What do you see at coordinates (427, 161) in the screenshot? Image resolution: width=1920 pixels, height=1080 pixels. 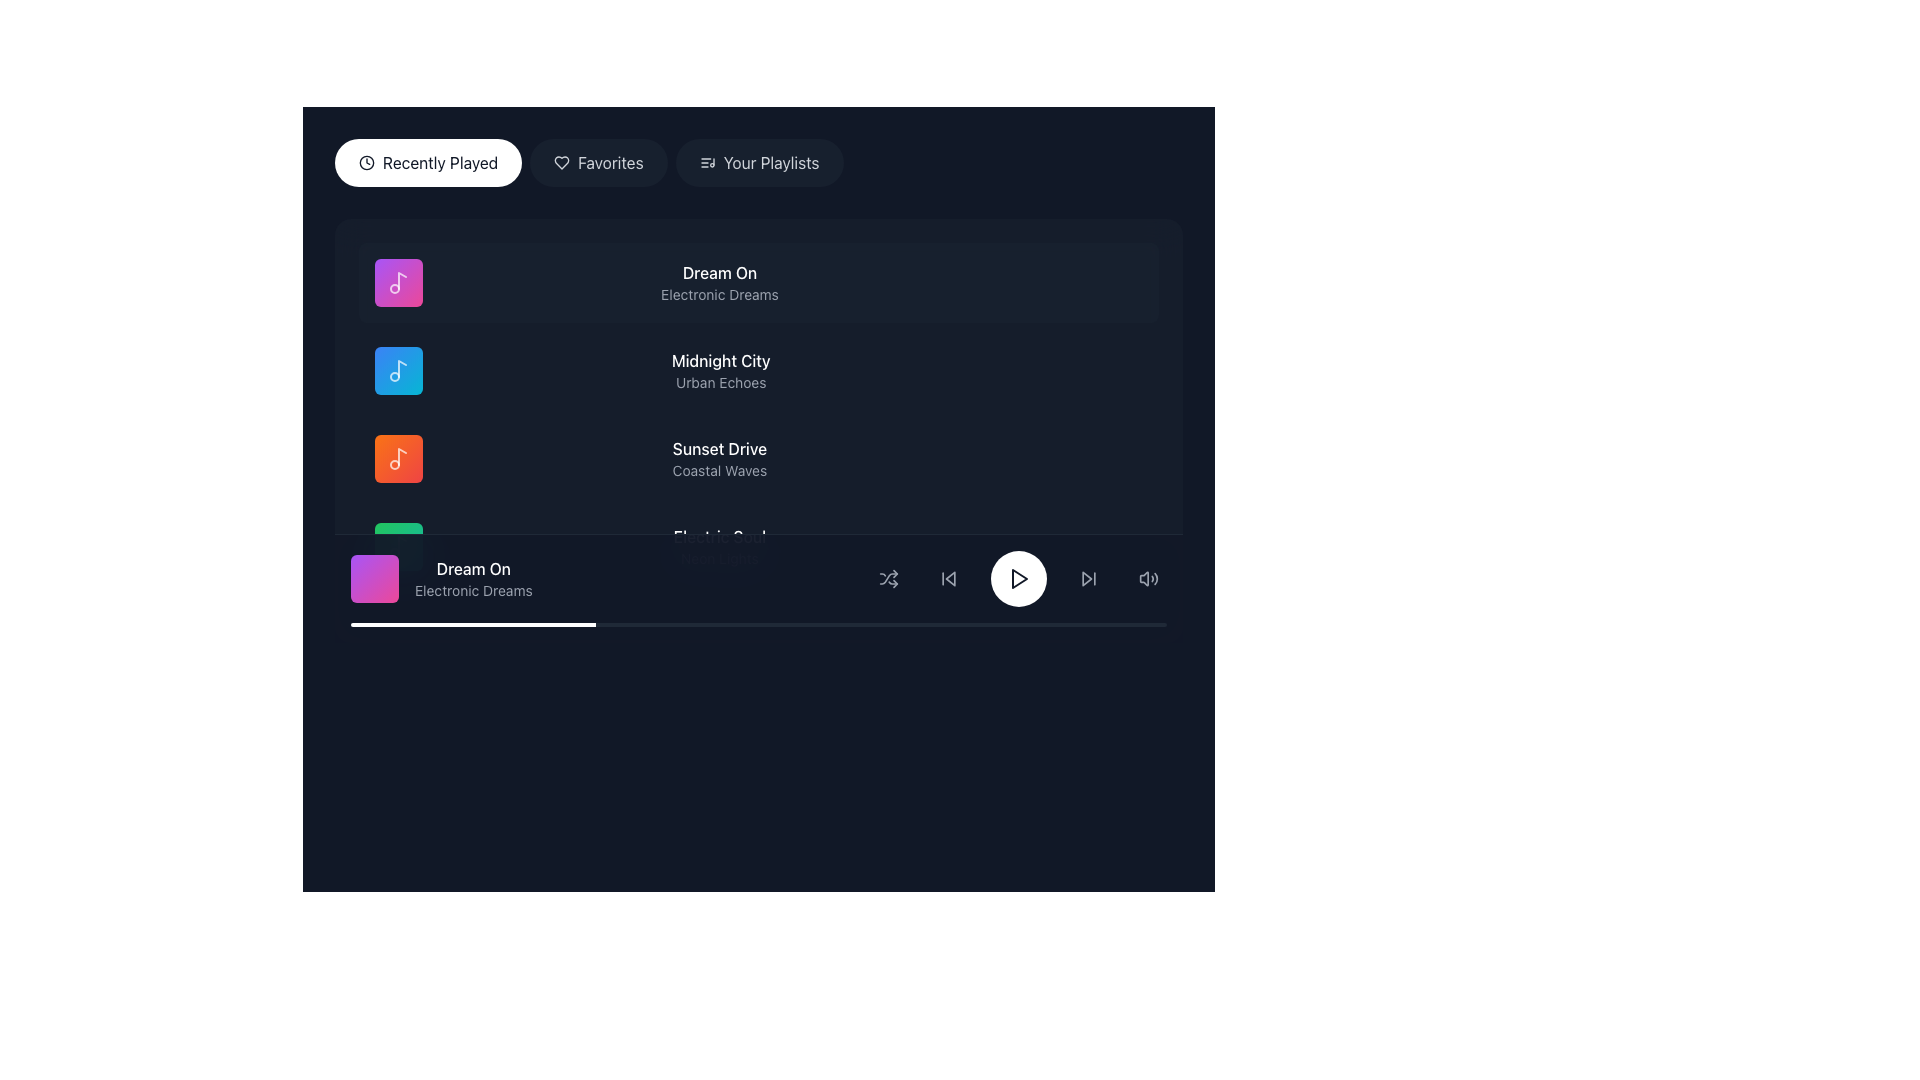 I see `the 'Recently Played' button, which is a rounded rectangular button with a white background and gray text` at bounding box center [427, 161].